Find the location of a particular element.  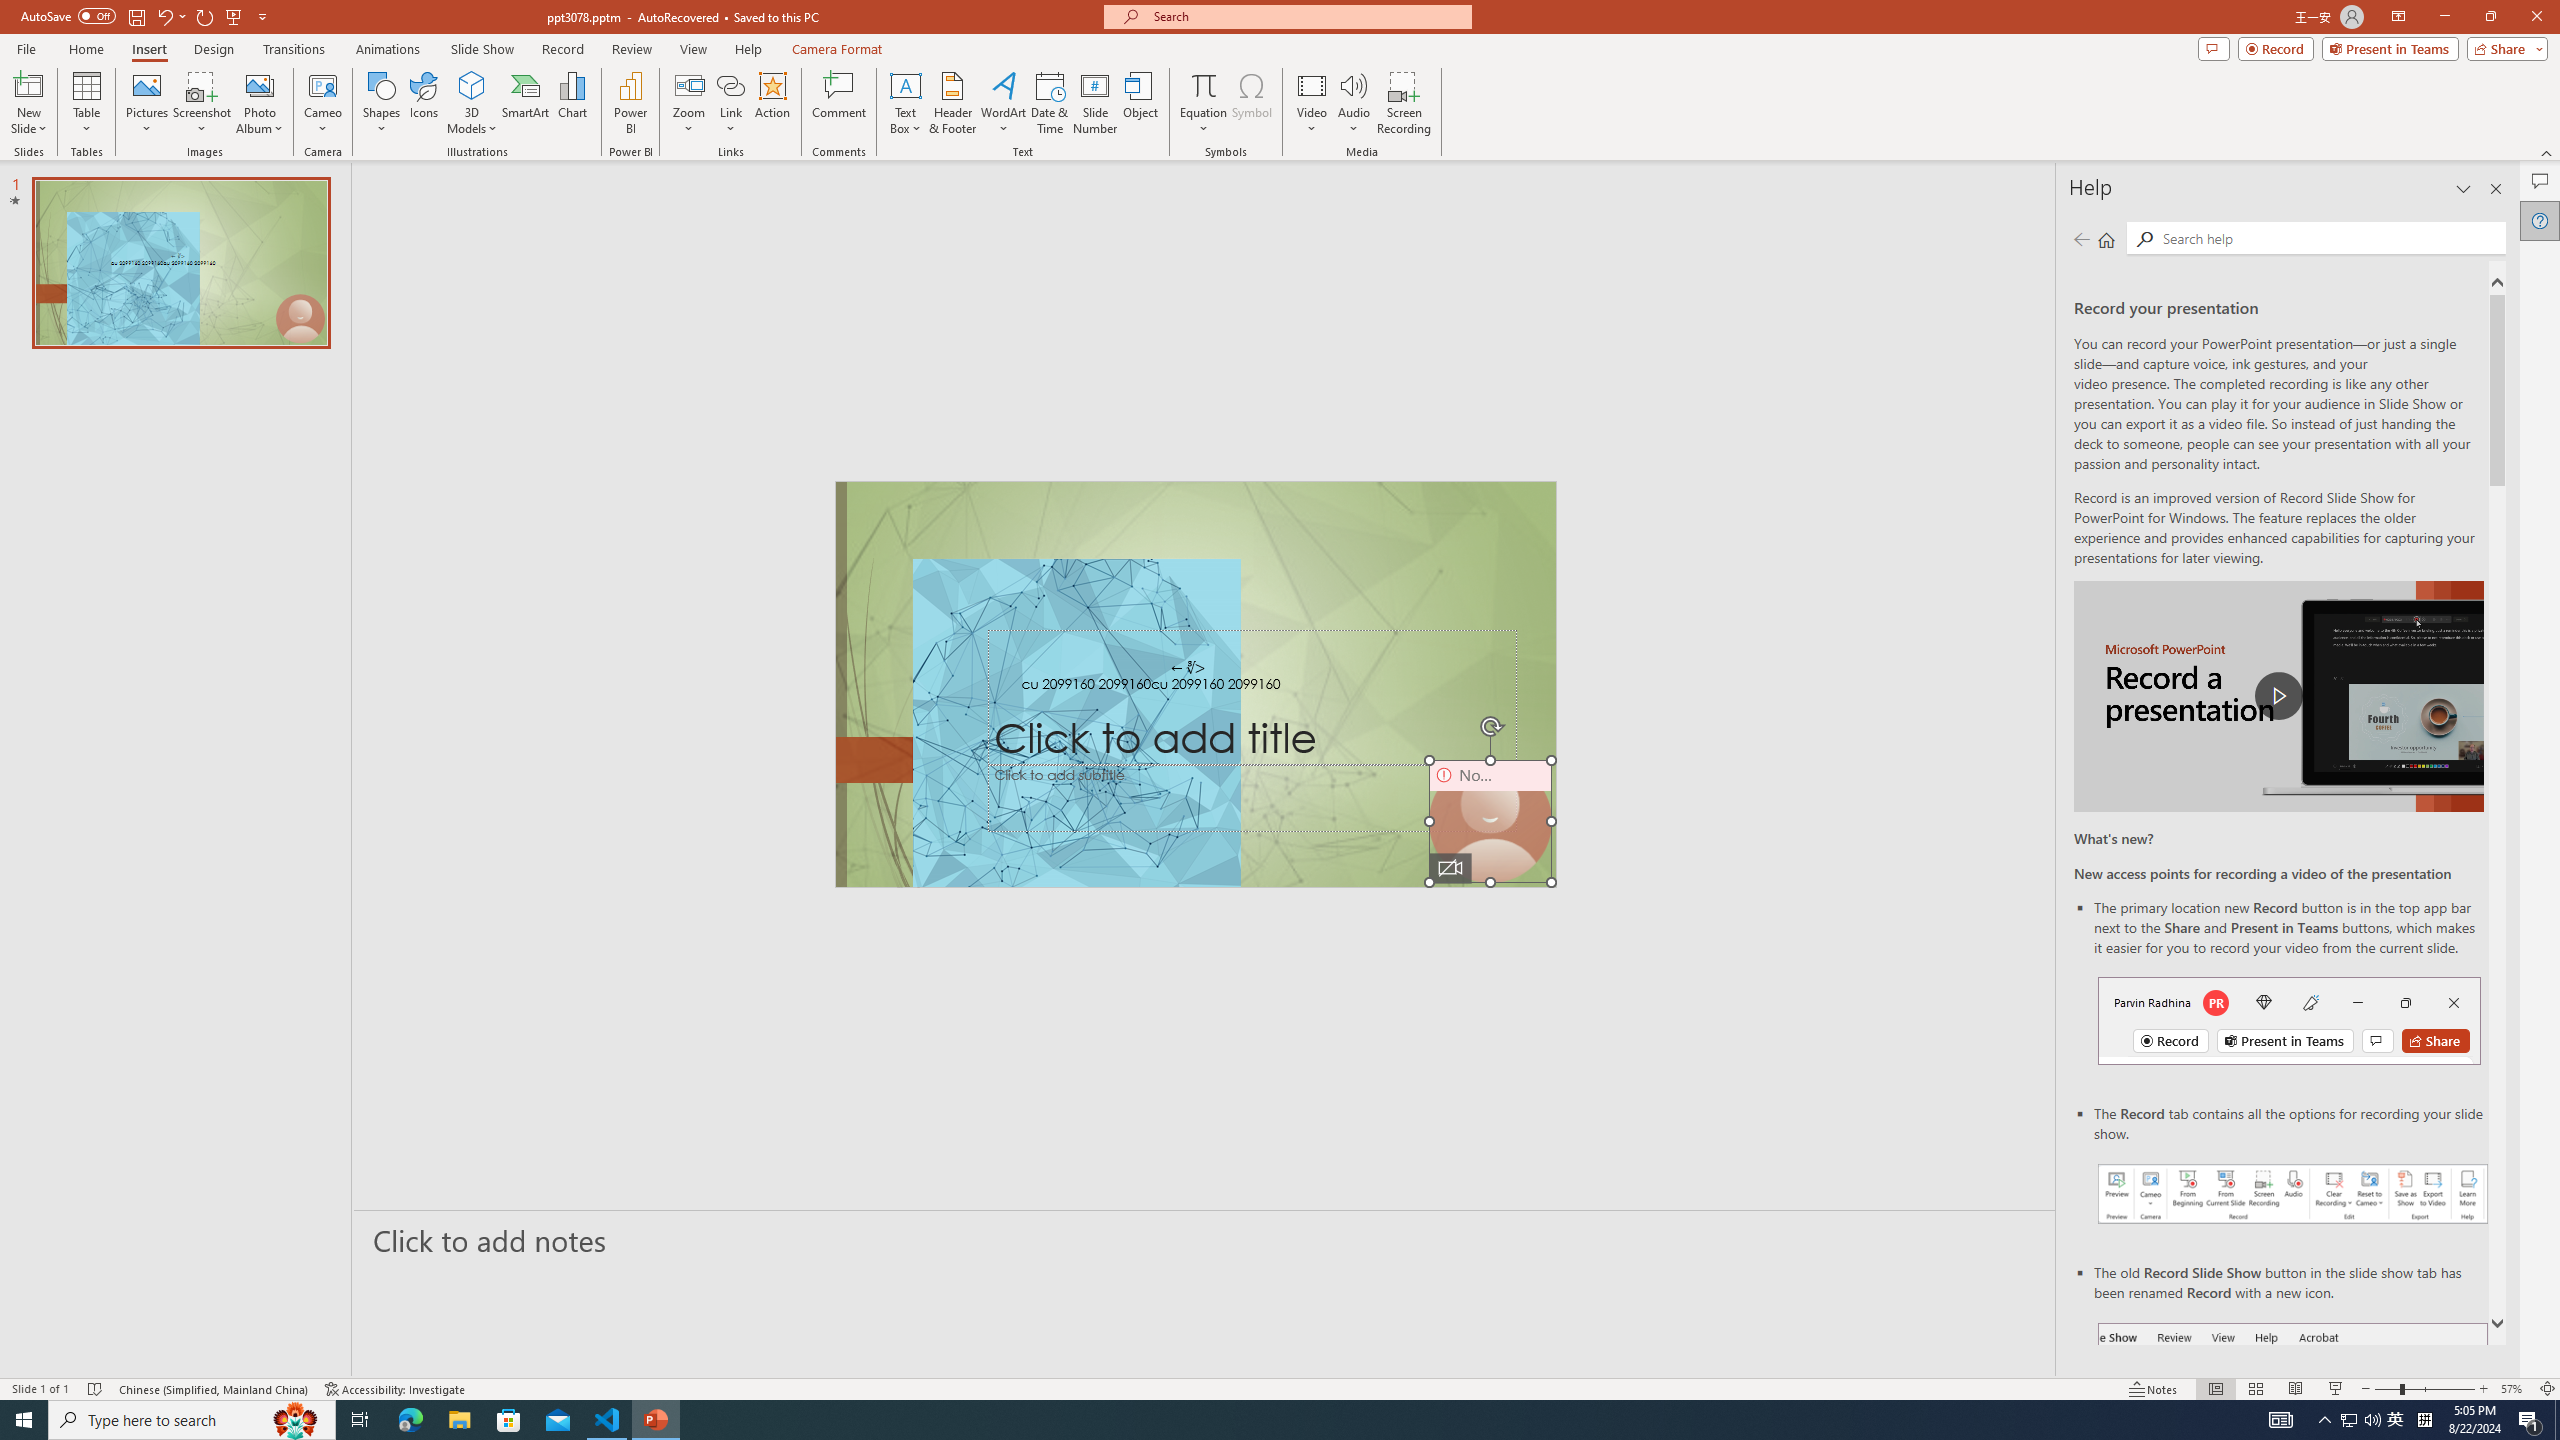

'Screen Recording...' is located at coordinates (1403, 103).